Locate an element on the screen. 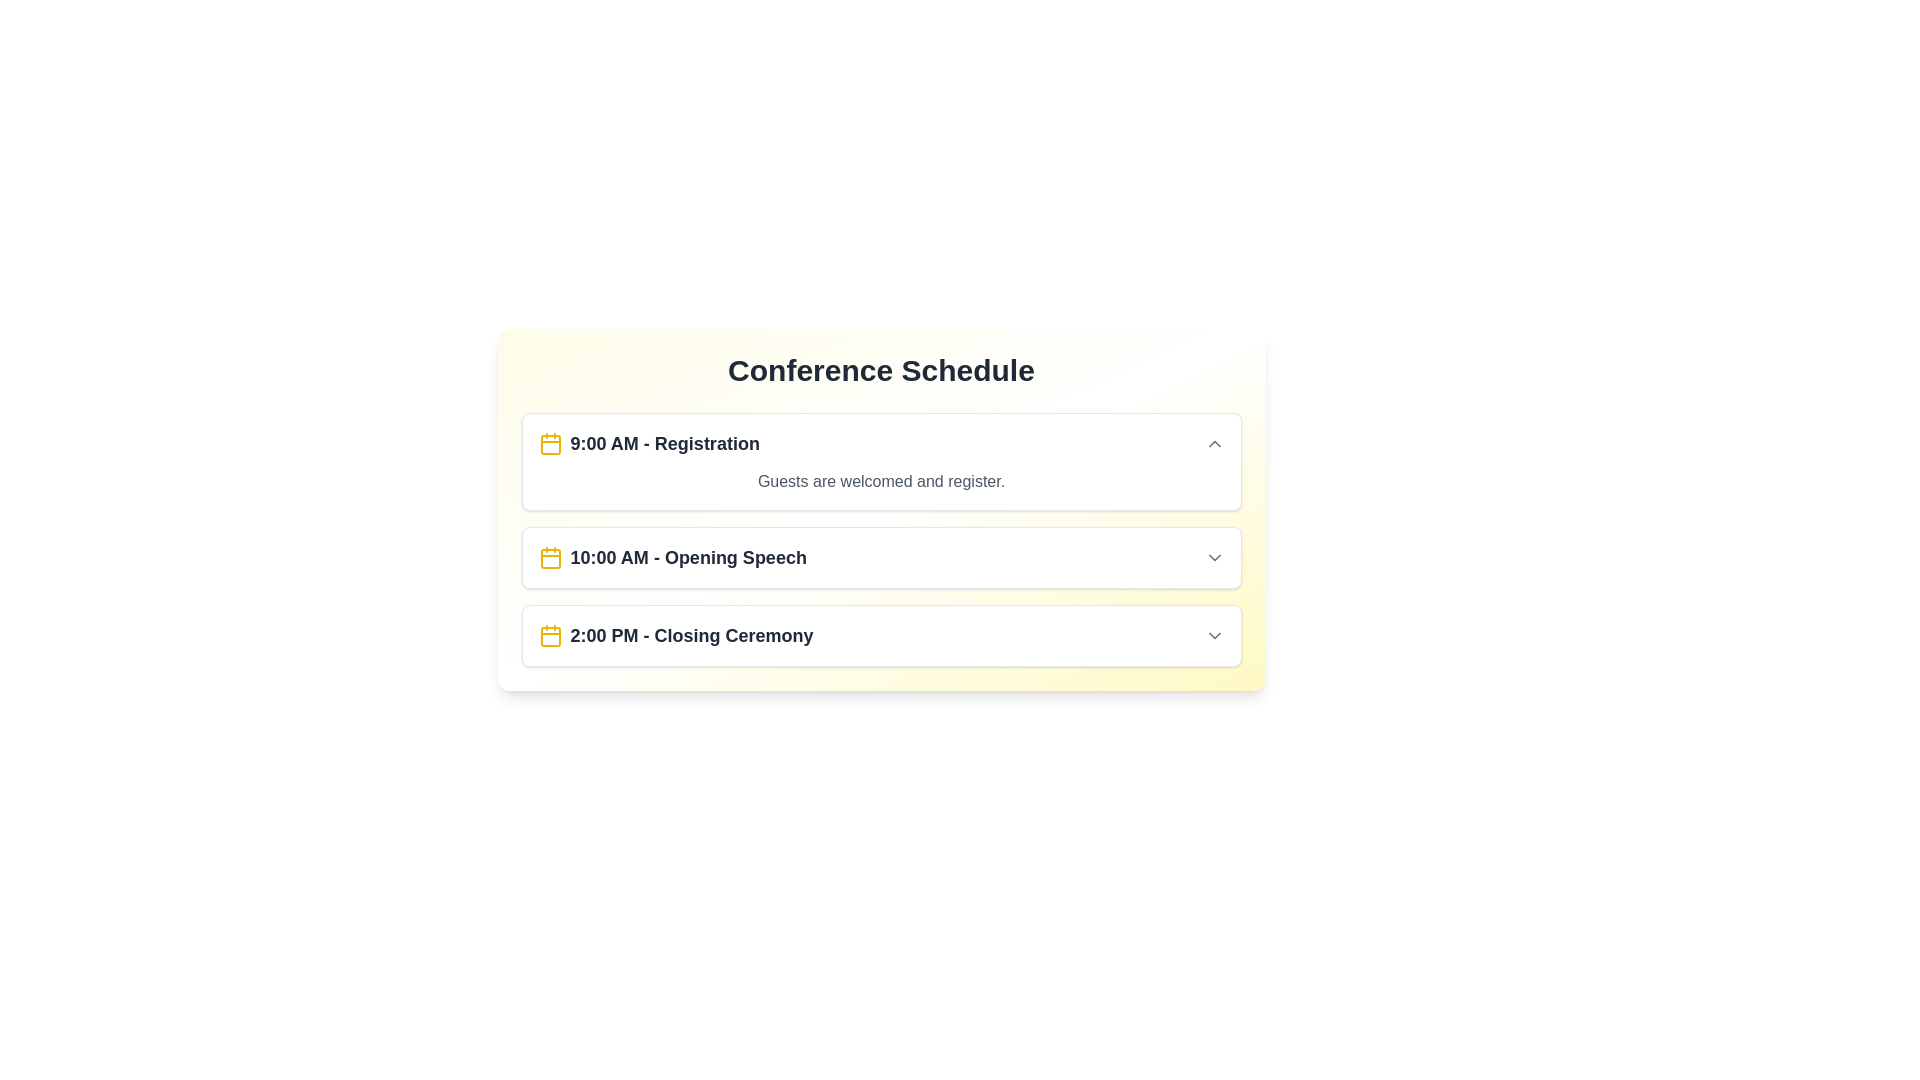  the Text and Icon Label that provides specific scheduling information within the 'Conference Schedule', located between '9:00 AM - Registration' and '2:00 PM - Closing Ceremony' is located at coordinates (672, 558).